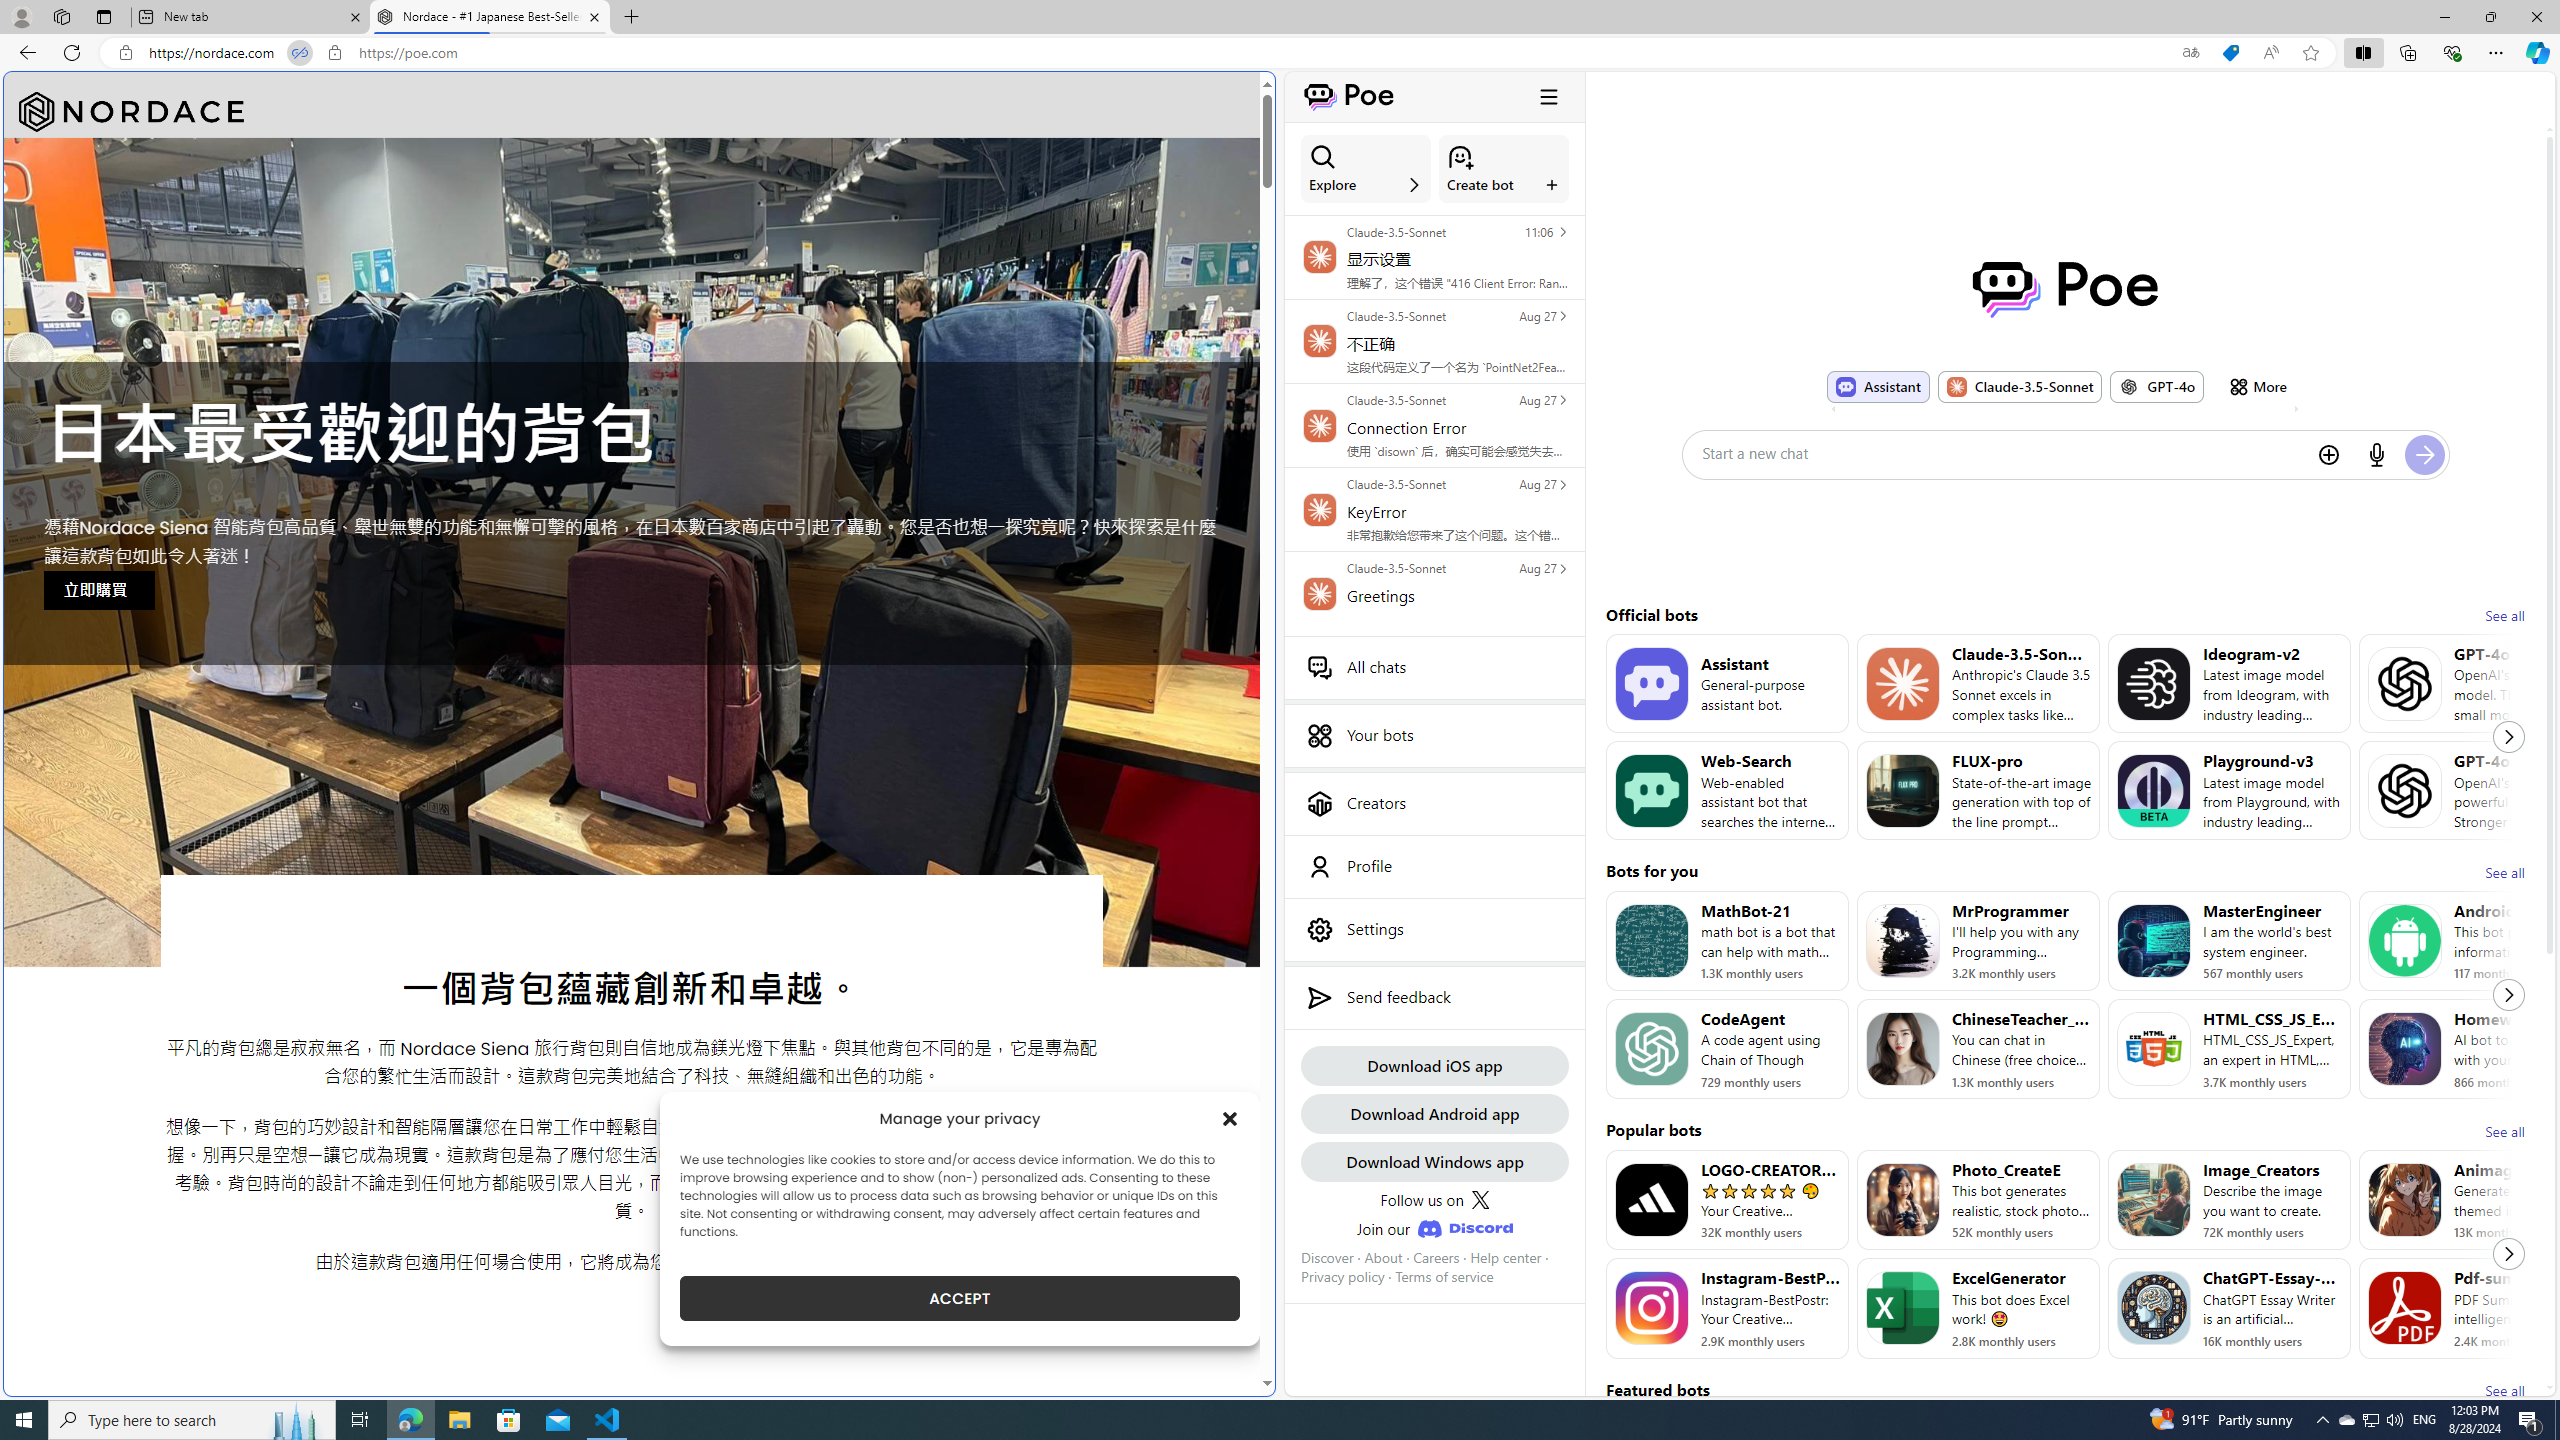 The image size is (2560, 1440). What do you see at coordinates (1382, 1256) in the screenshot?
I see `'About'` at bounding box center [1382, 1256].